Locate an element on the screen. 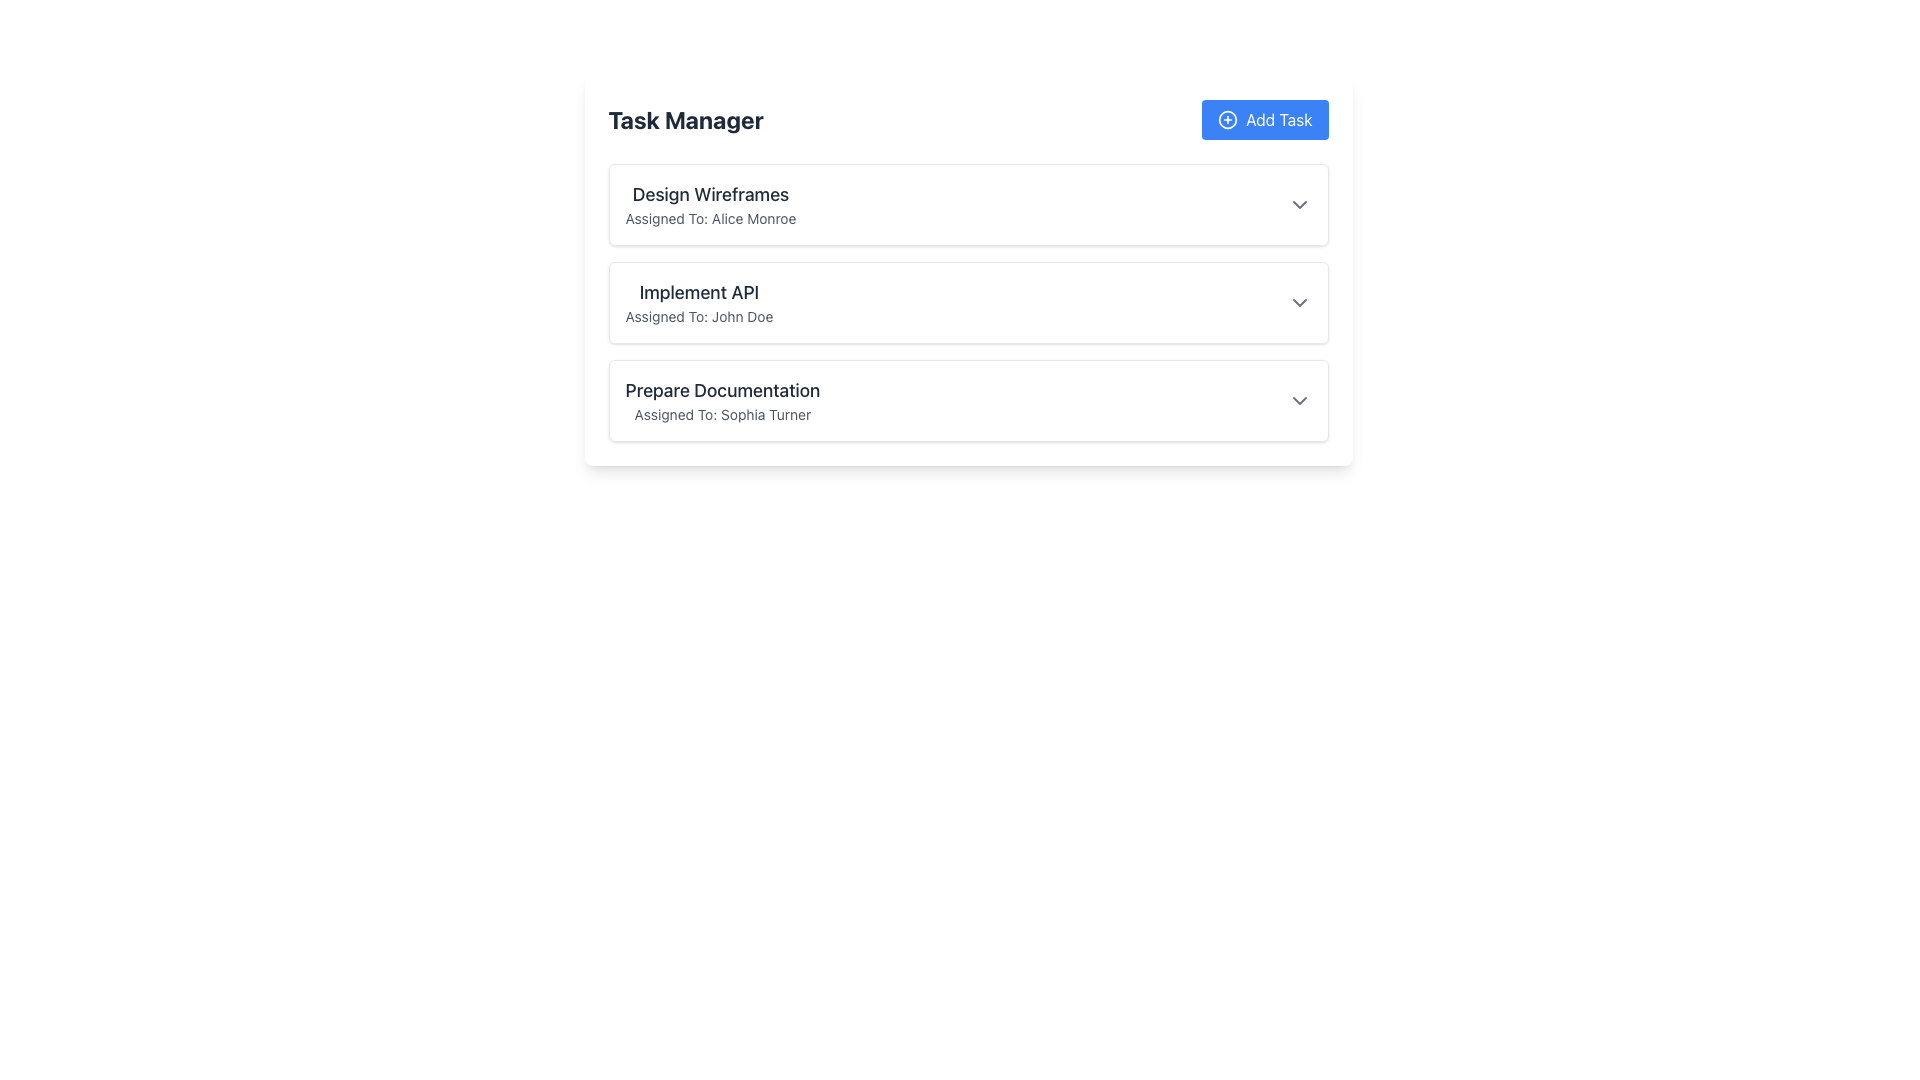 This screenshot has height=1080, width=1920. the dropdown toggle button (icon-based) located at the far right of the 'Prepare Documentation' task card is located at coordinates (1299, 401).